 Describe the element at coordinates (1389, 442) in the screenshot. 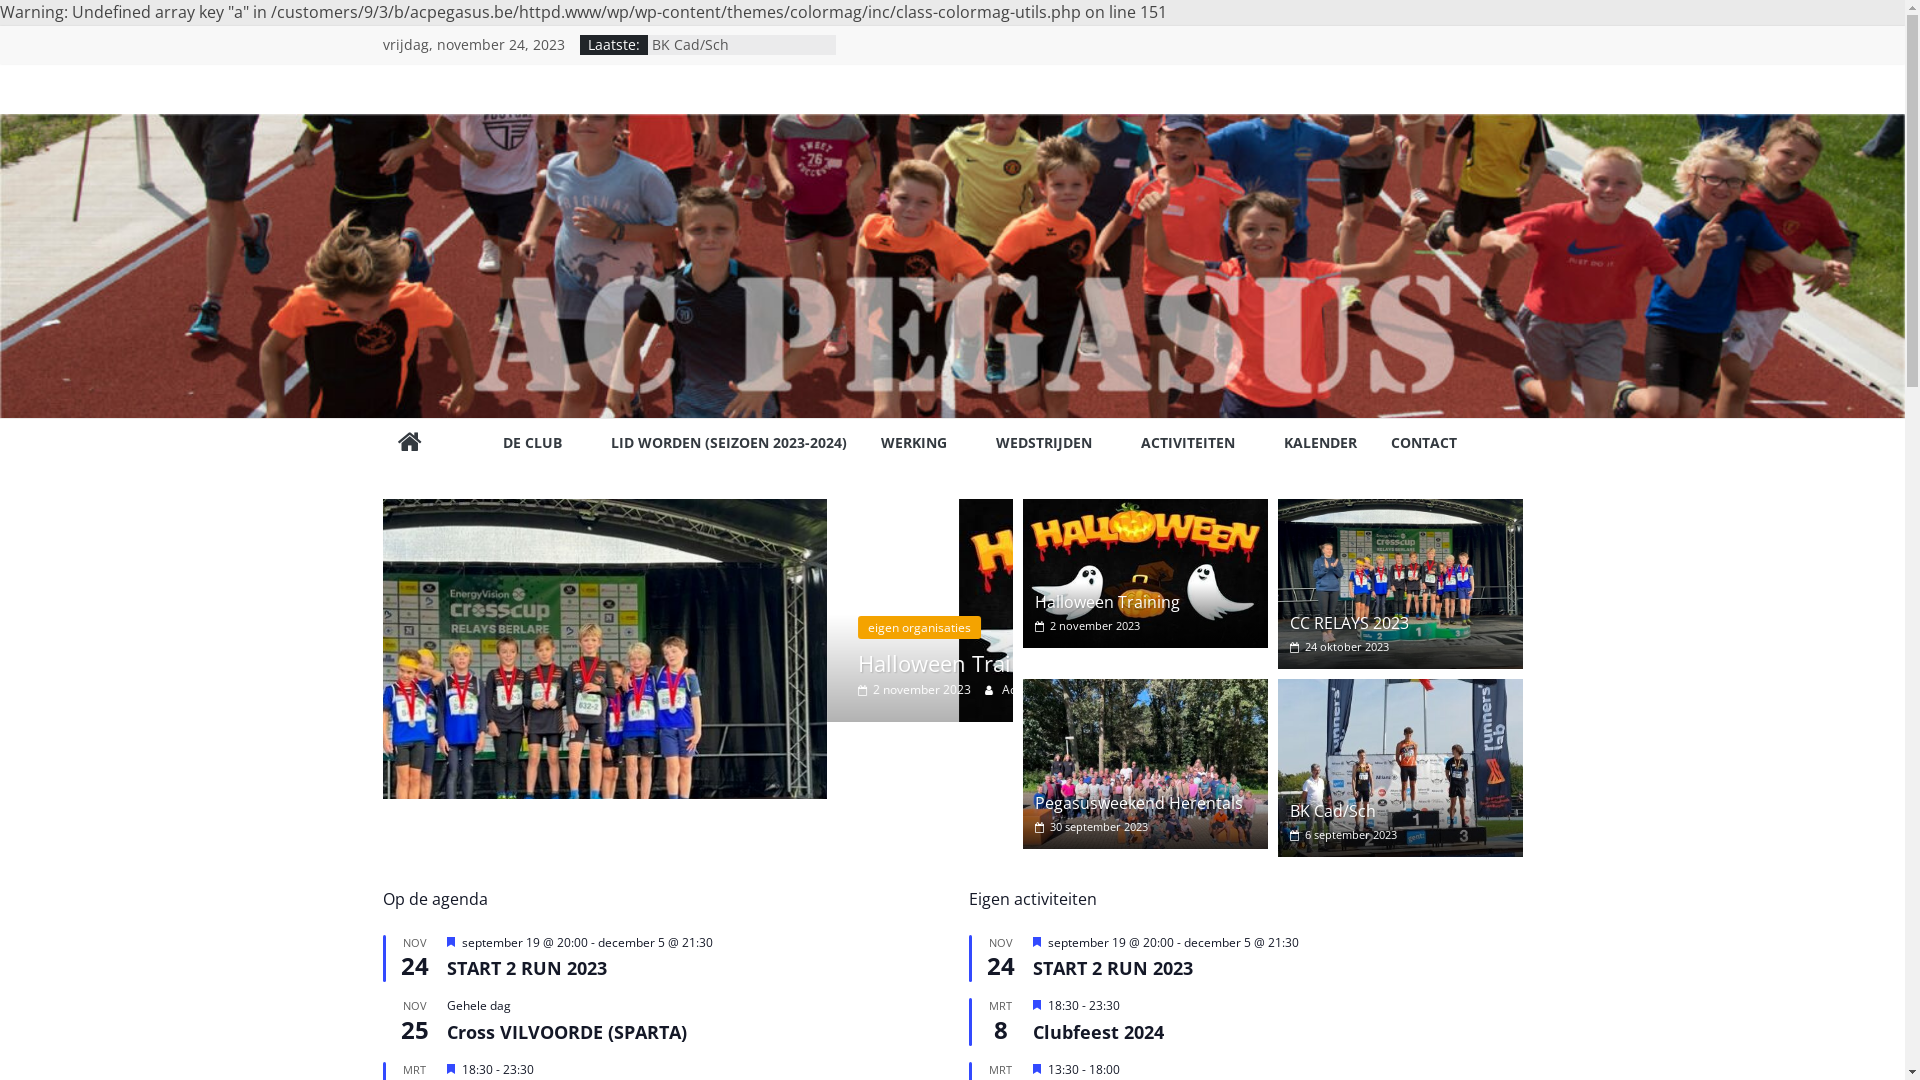

I see `'CONTACT'` at that location.